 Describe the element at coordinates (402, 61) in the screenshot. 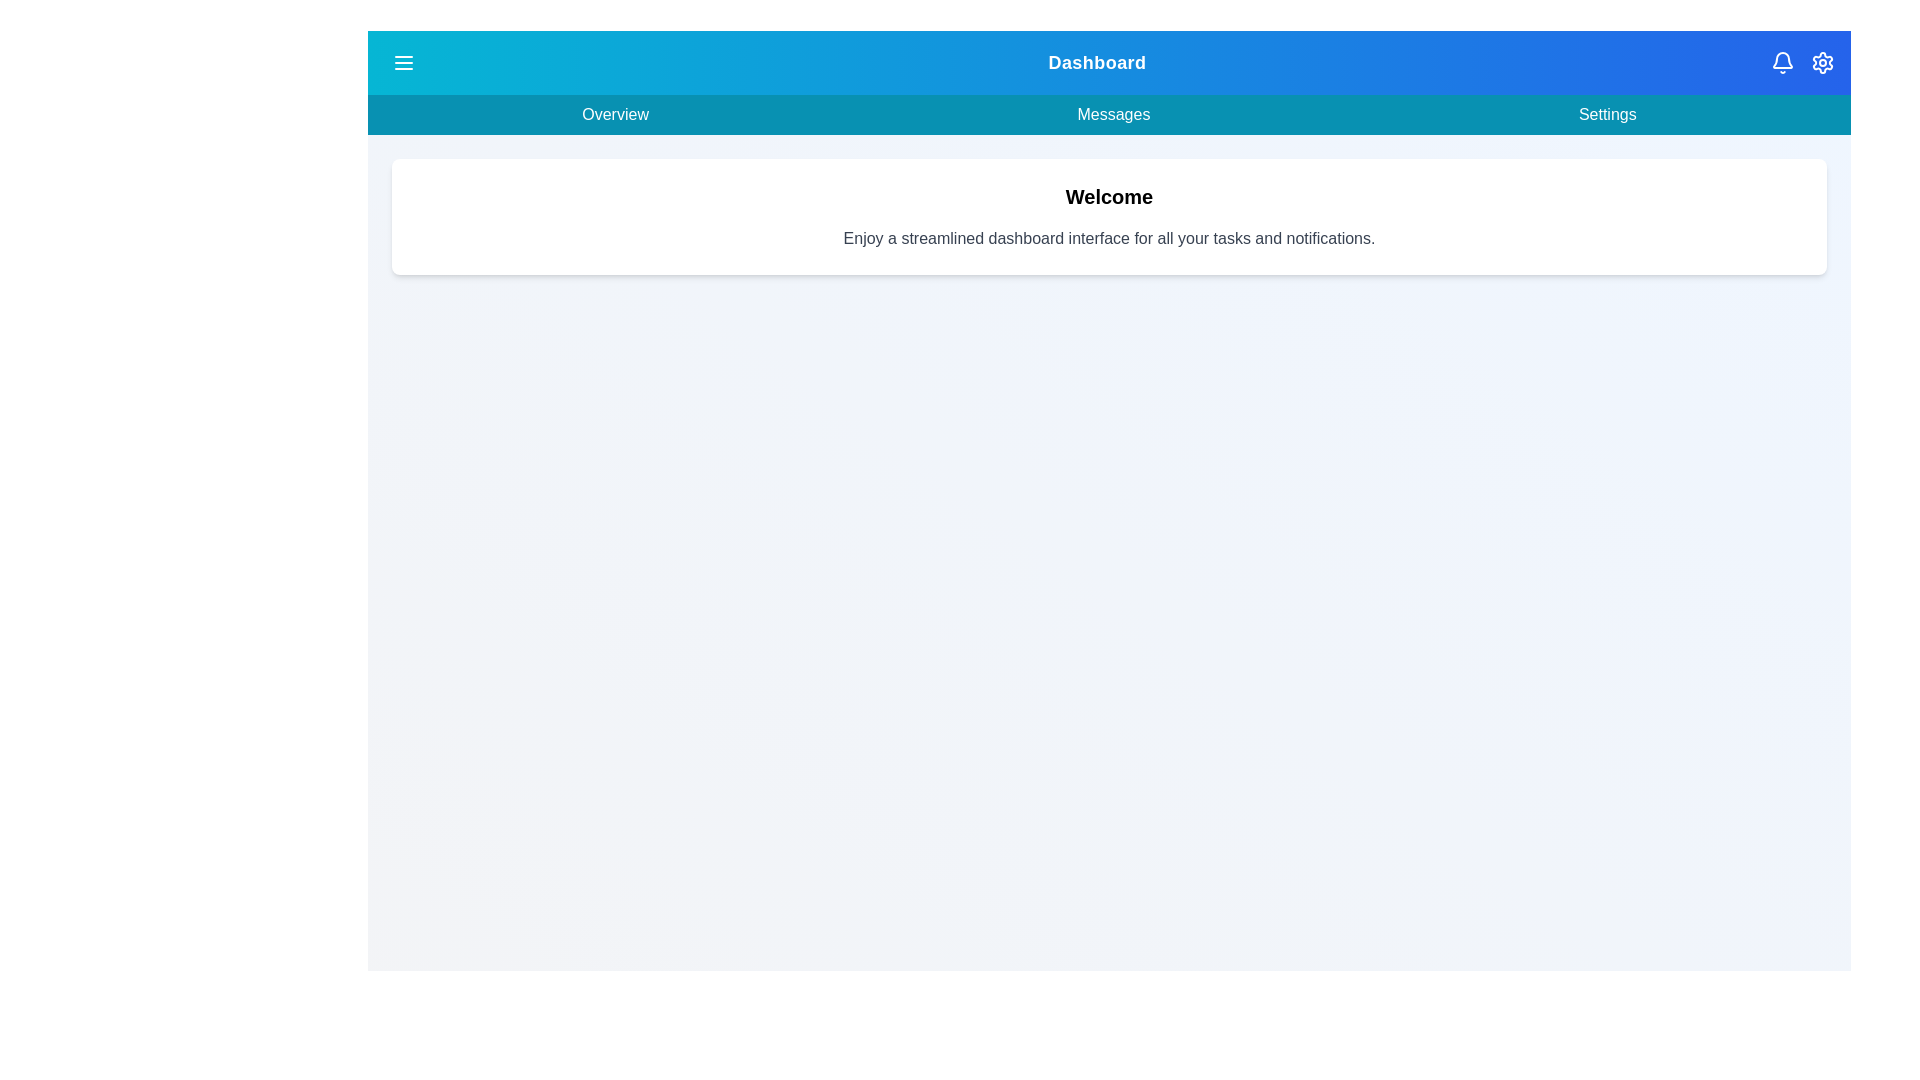

I see `the menu_button to inspect its behavior` at that location.